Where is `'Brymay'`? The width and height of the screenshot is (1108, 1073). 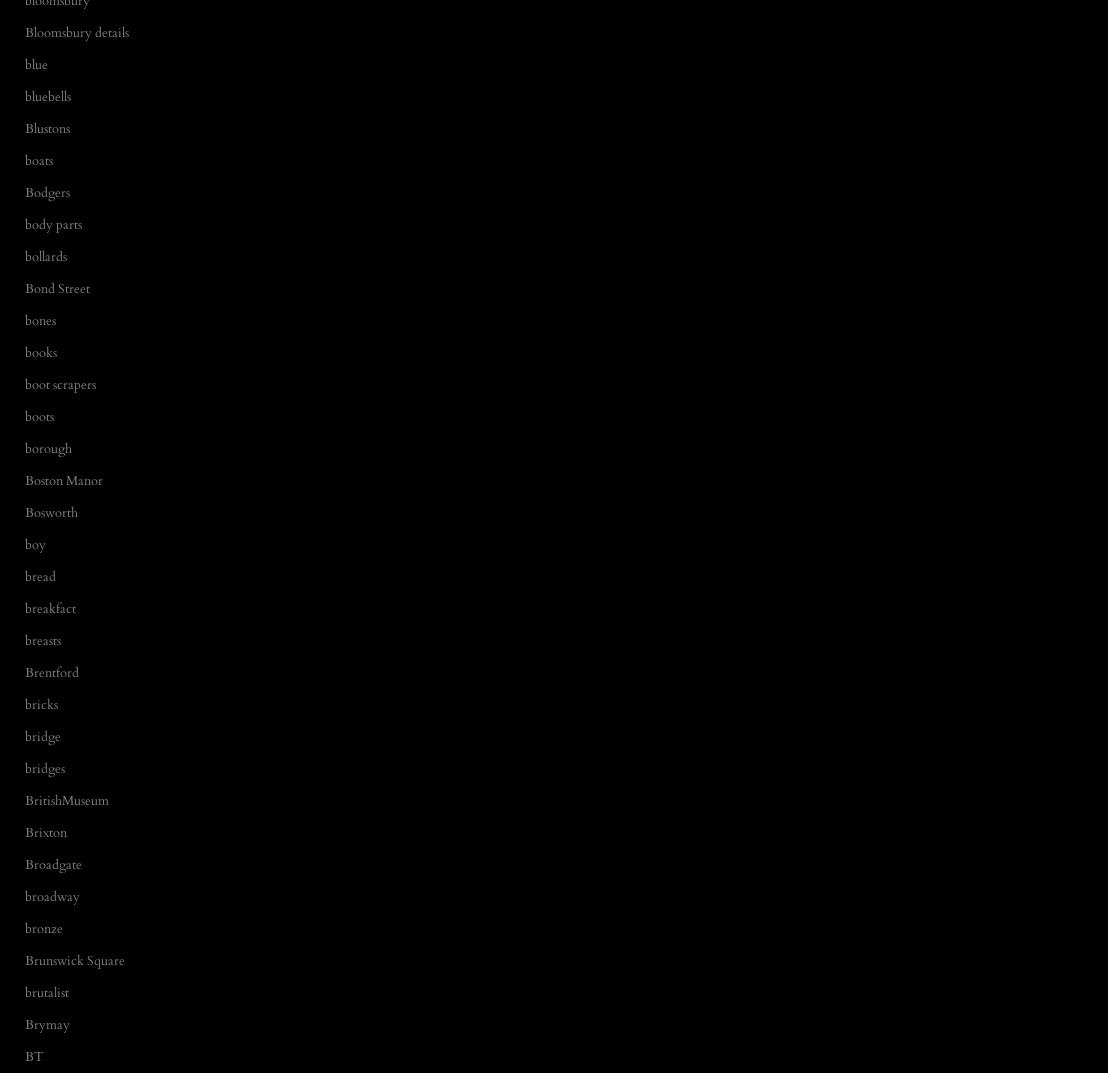 'Brymay' is located at coordinates (46, 1023).